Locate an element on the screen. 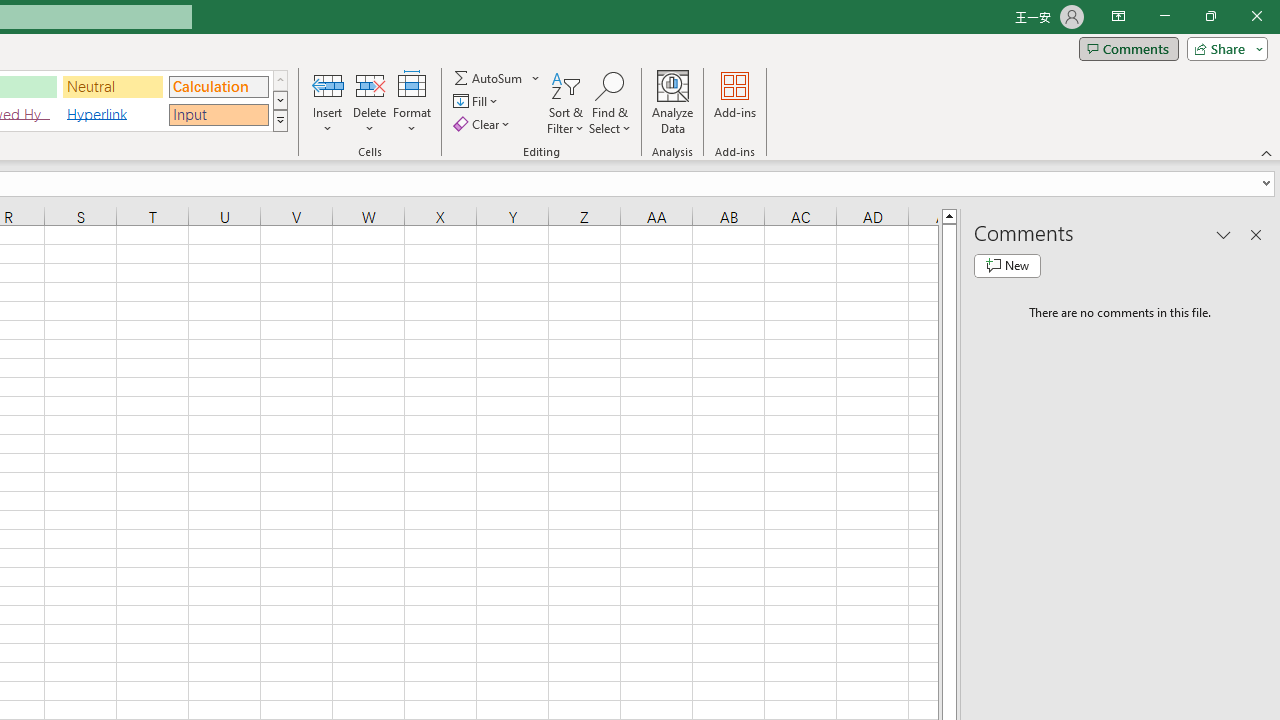  'Input' is located at coordinates (218, 114).